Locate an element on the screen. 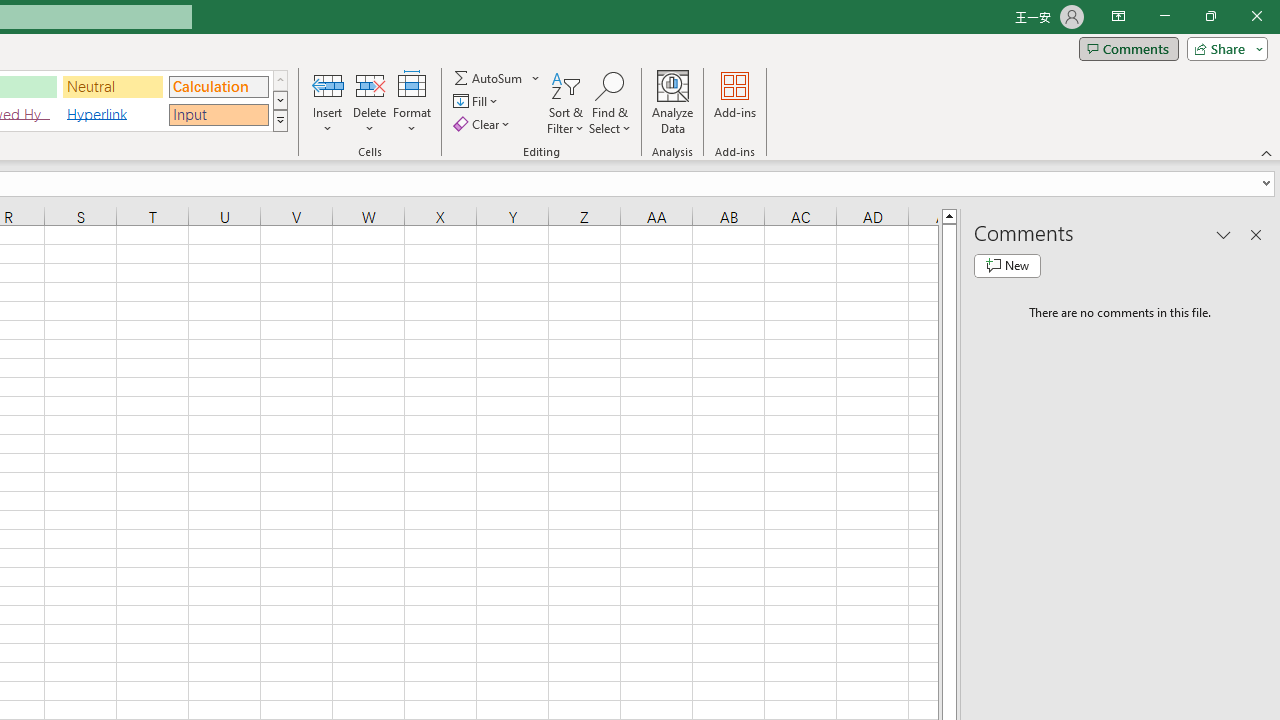  'Input' is located at coordinates (218, 114).